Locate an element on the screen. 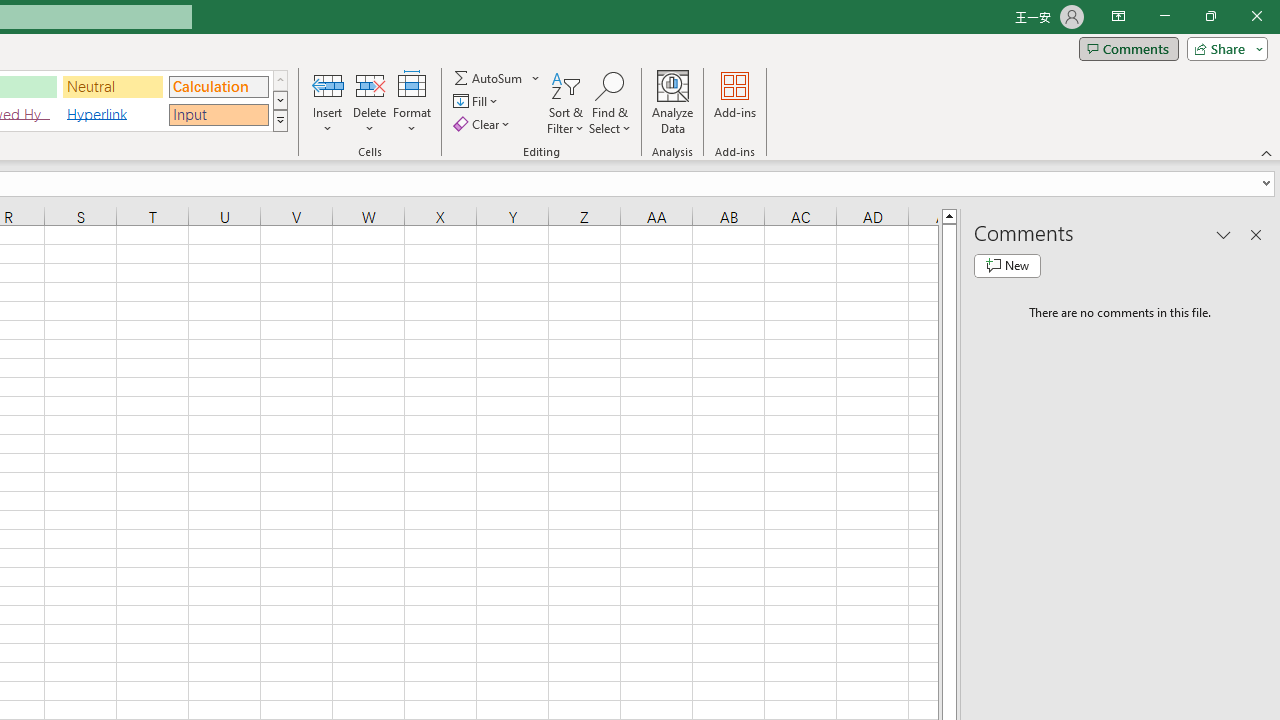  'Input' is located at coordinates (218, 114).